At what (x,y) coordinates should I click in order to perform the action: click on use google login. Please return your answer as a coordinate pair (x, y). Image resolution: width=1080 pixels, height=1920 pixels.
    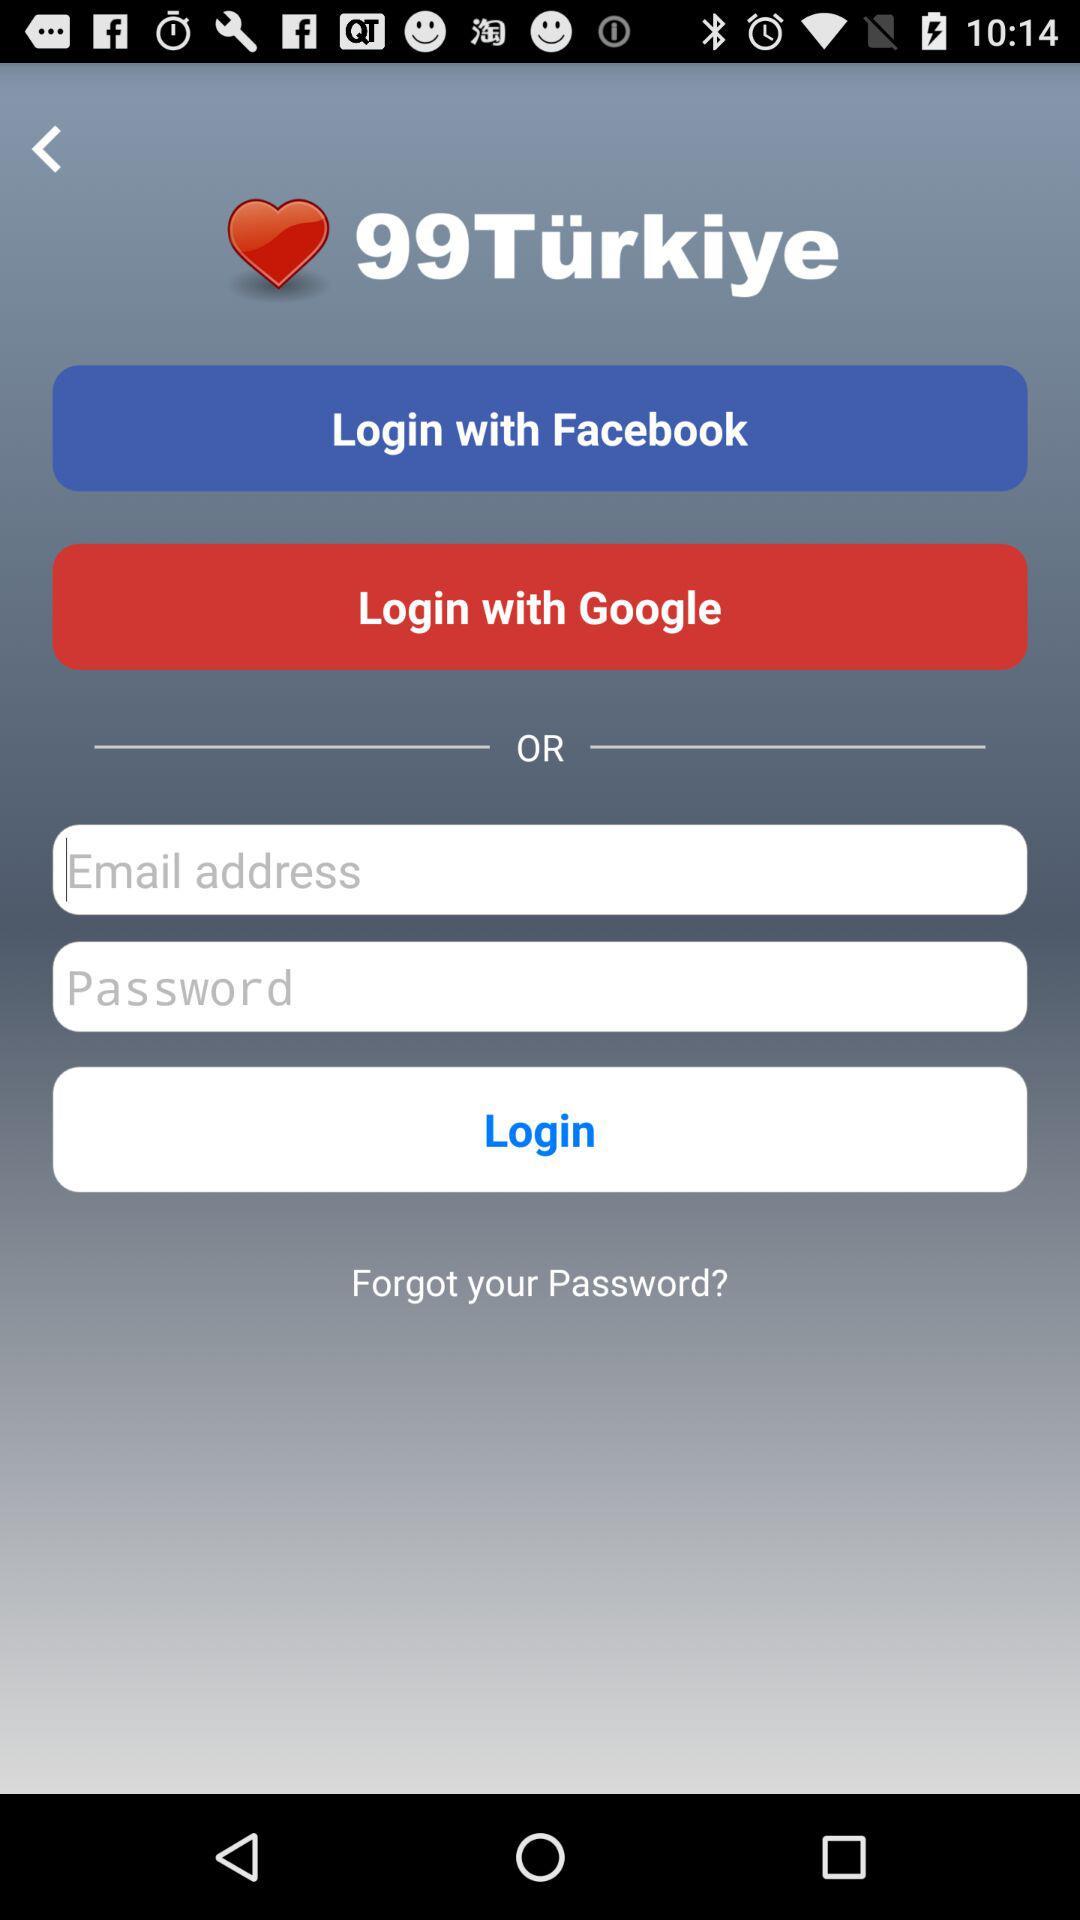
    Looking at the image, I should click on (540, 605).